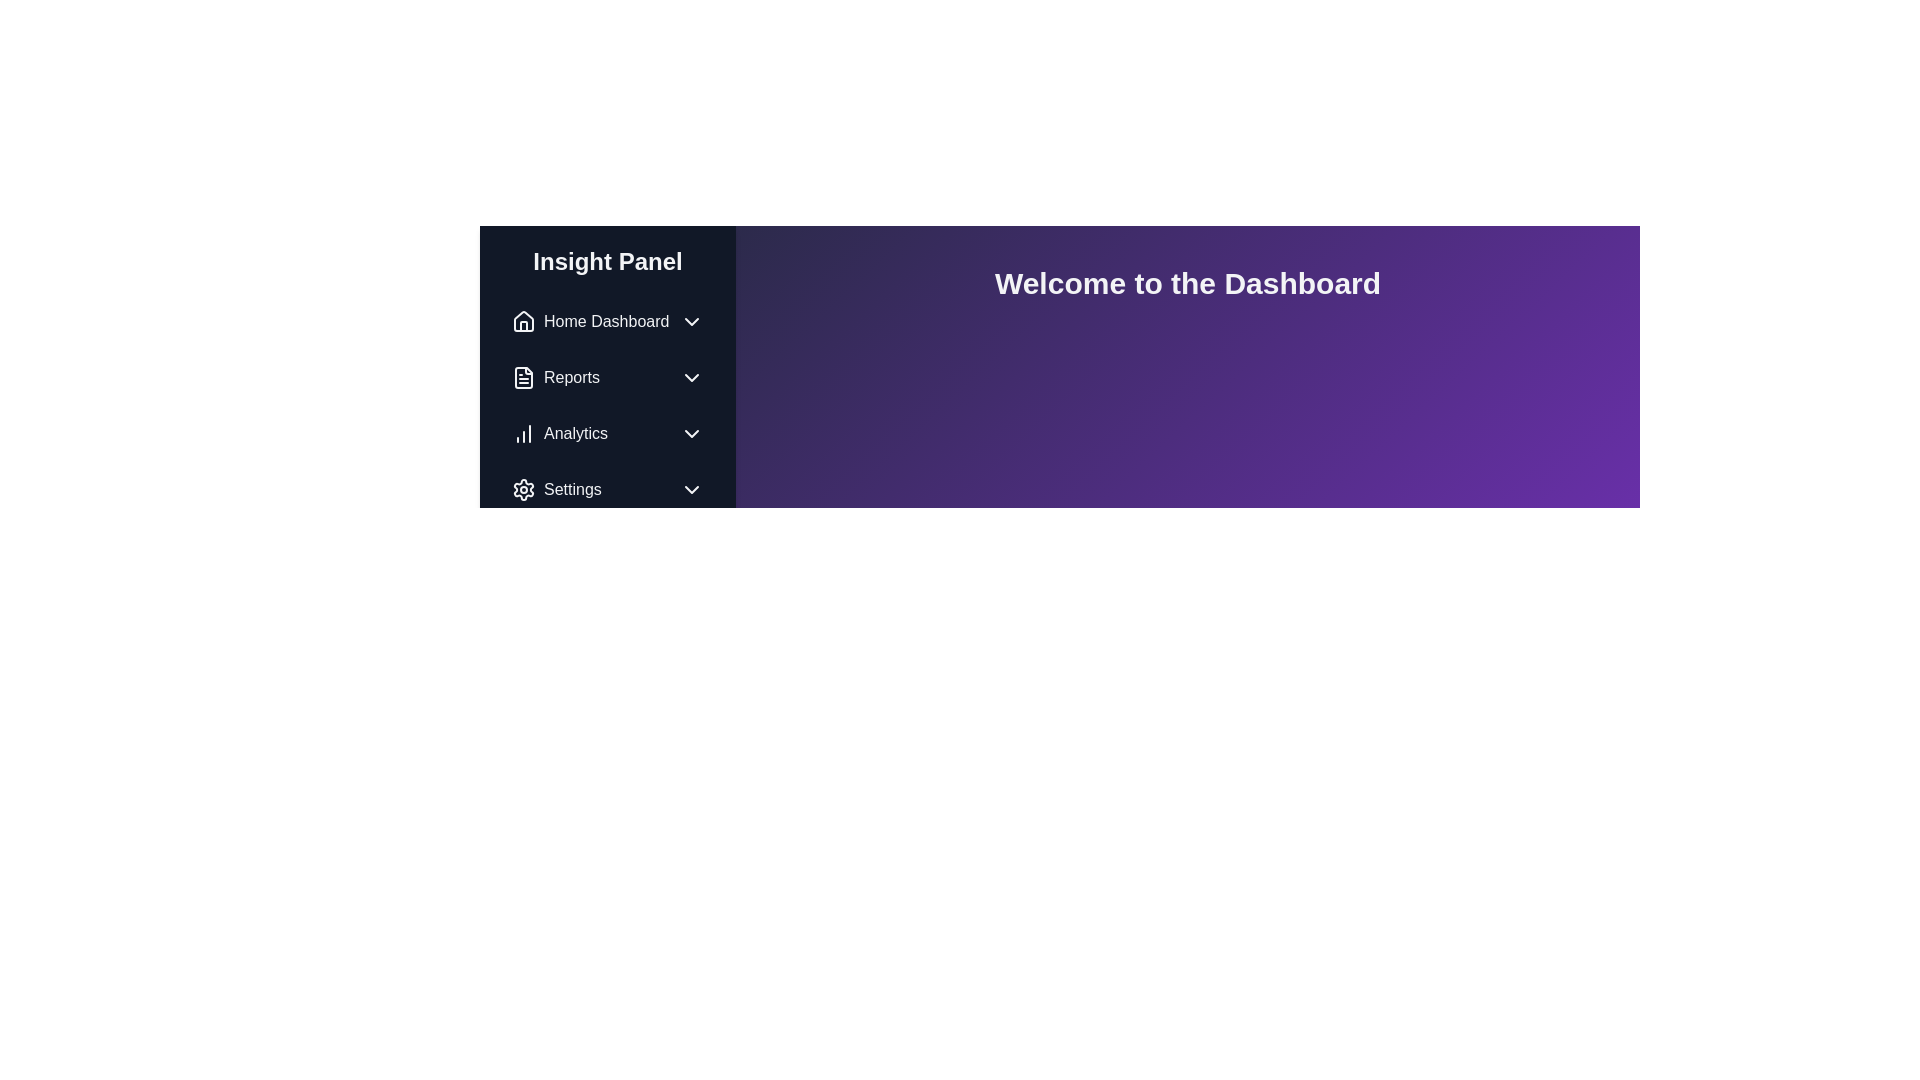 Image resolution: width=1920 pixels, height=1080 pixels. I want to click on the downward-pointing chevron icon, so click(691, 433).